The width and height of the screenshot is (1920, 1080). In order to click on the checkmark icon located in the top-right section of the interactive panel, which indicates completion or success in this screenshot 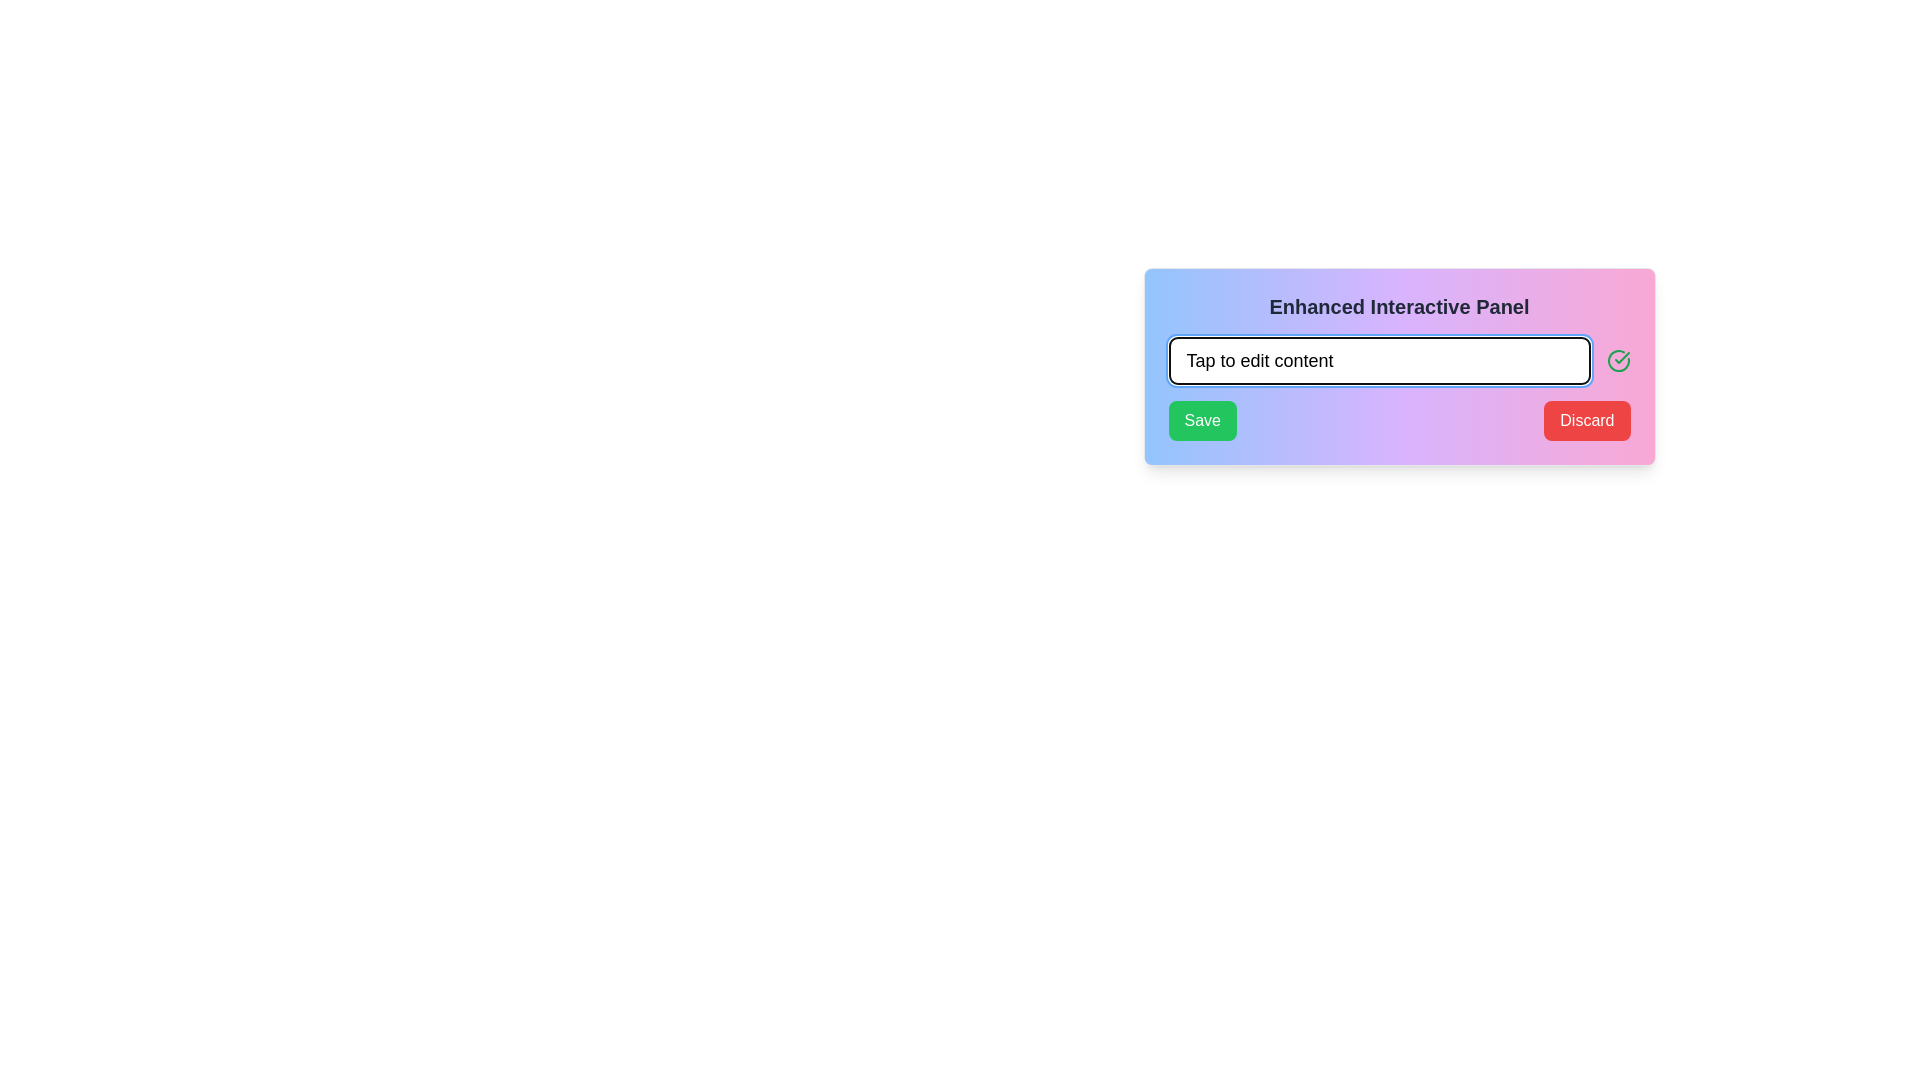, I will do `click(1622, 357)`.